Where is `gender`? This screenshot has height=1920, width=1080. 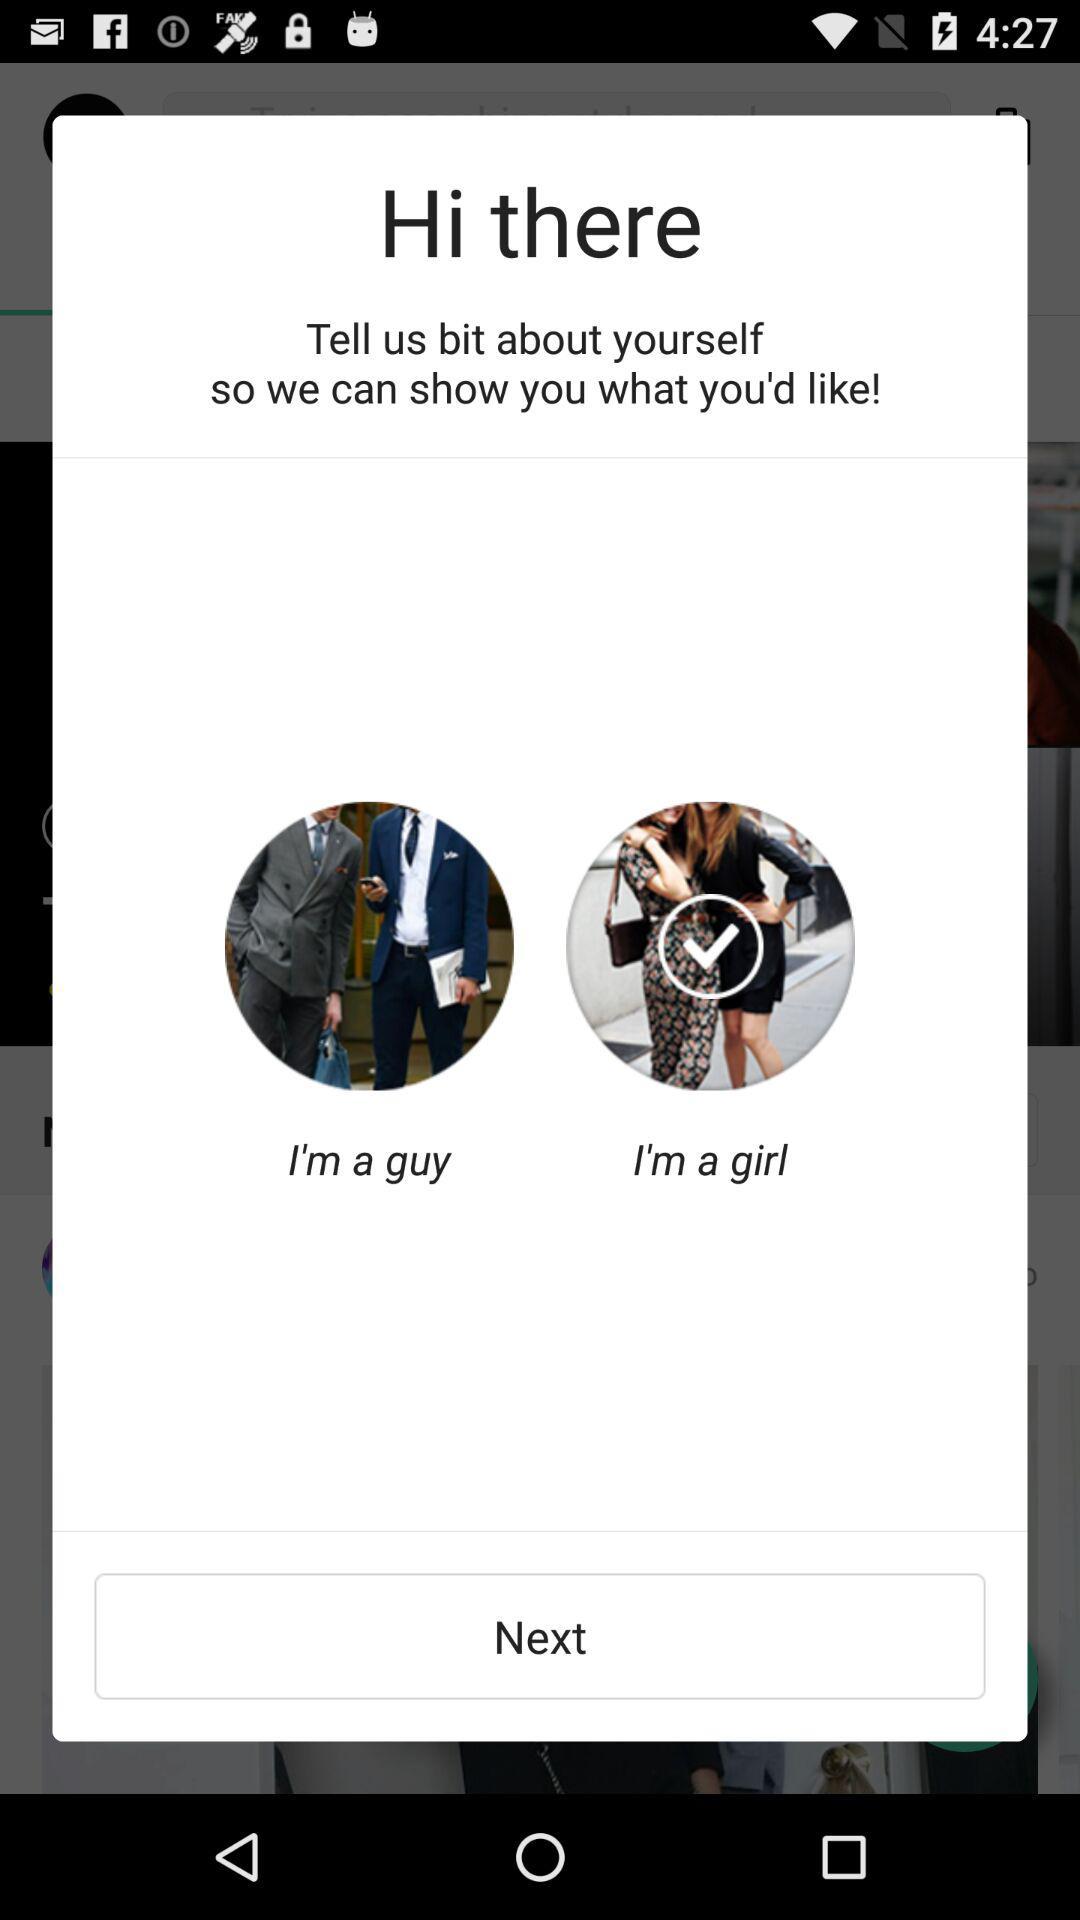
gender is located at coordinates (369, 945).